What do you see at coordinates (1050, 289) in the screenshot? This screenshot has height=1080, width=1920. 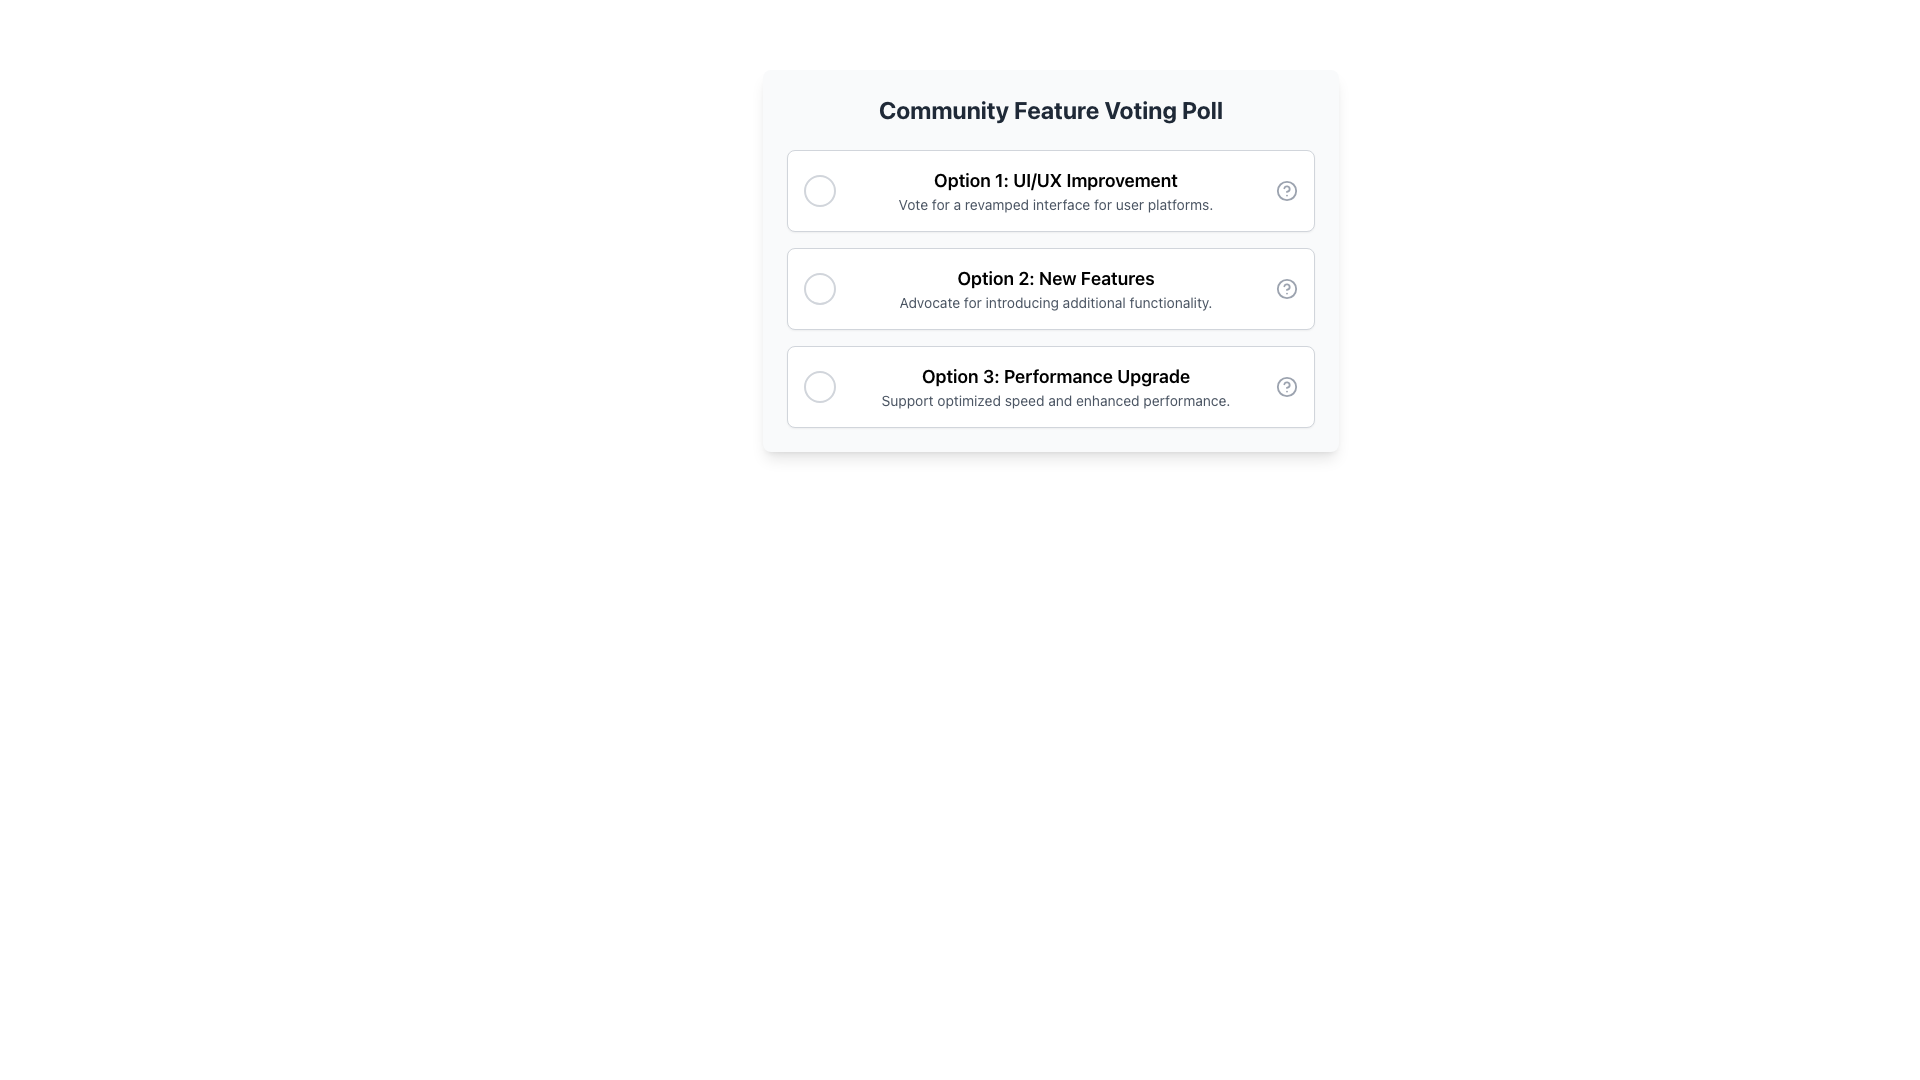 I see `the selectable poll option 'Option 2: New Features' in the 'Community Feature Voting Poll'` at bounding box center [1050, 289].